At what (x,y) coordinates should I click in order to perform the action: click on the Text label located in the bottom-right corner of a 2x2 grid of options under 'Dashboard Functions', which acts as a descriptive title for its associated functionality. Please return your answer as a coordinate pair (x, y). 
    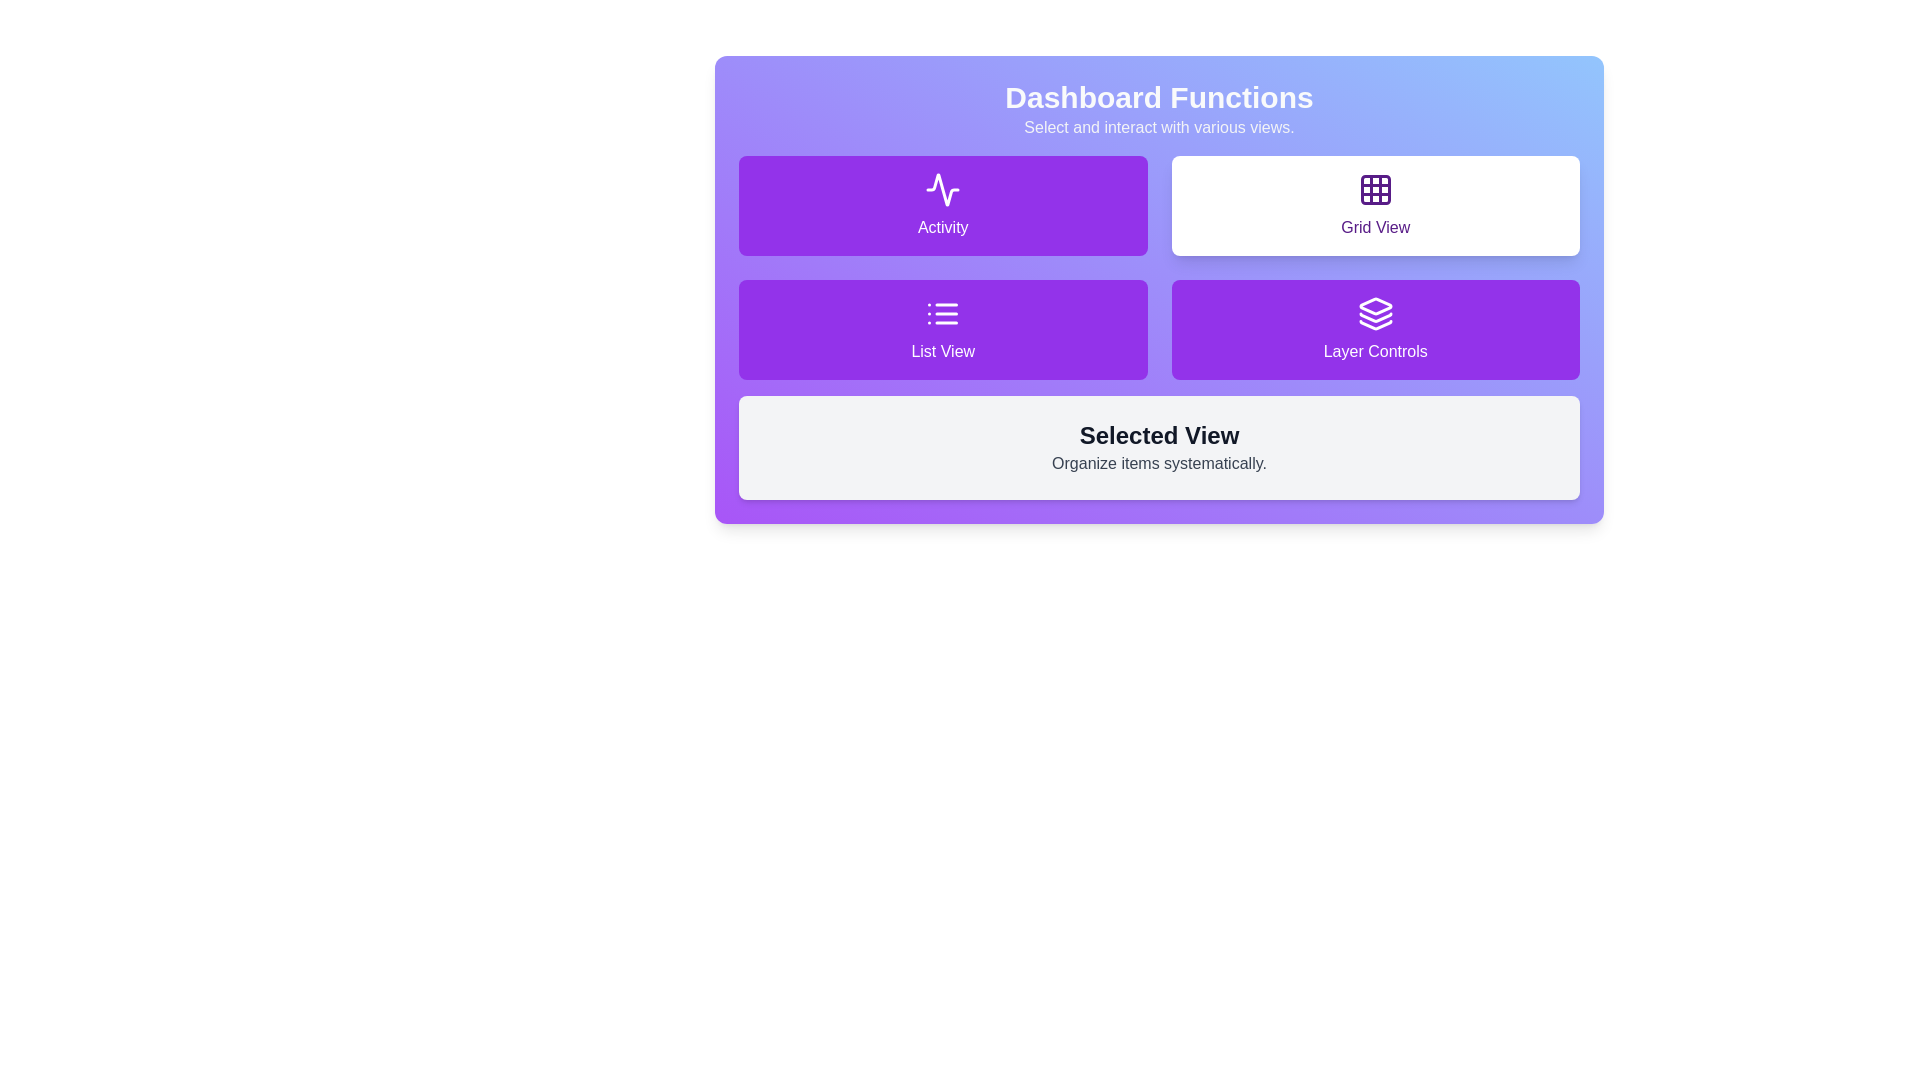
    Looking at the image, I should click on (1374, 350).